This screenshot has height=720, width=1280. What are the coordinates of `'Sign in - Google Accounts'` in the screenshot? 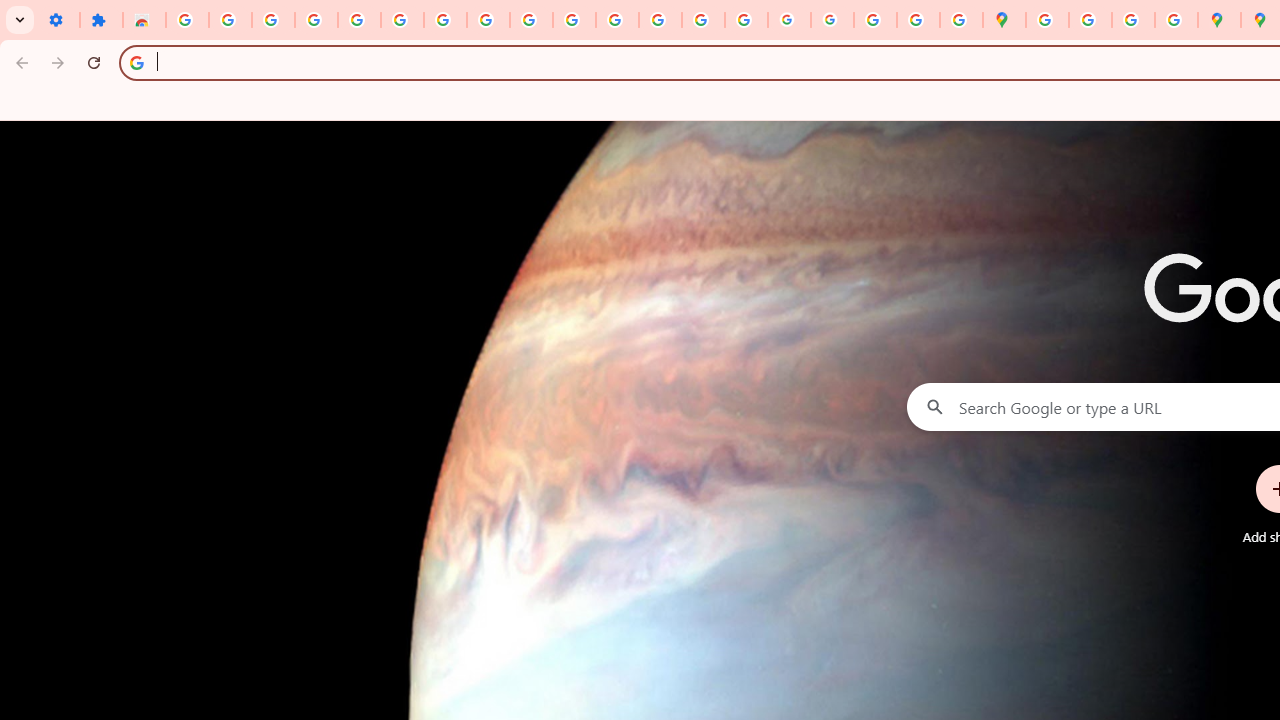 It's located at (187, 20).